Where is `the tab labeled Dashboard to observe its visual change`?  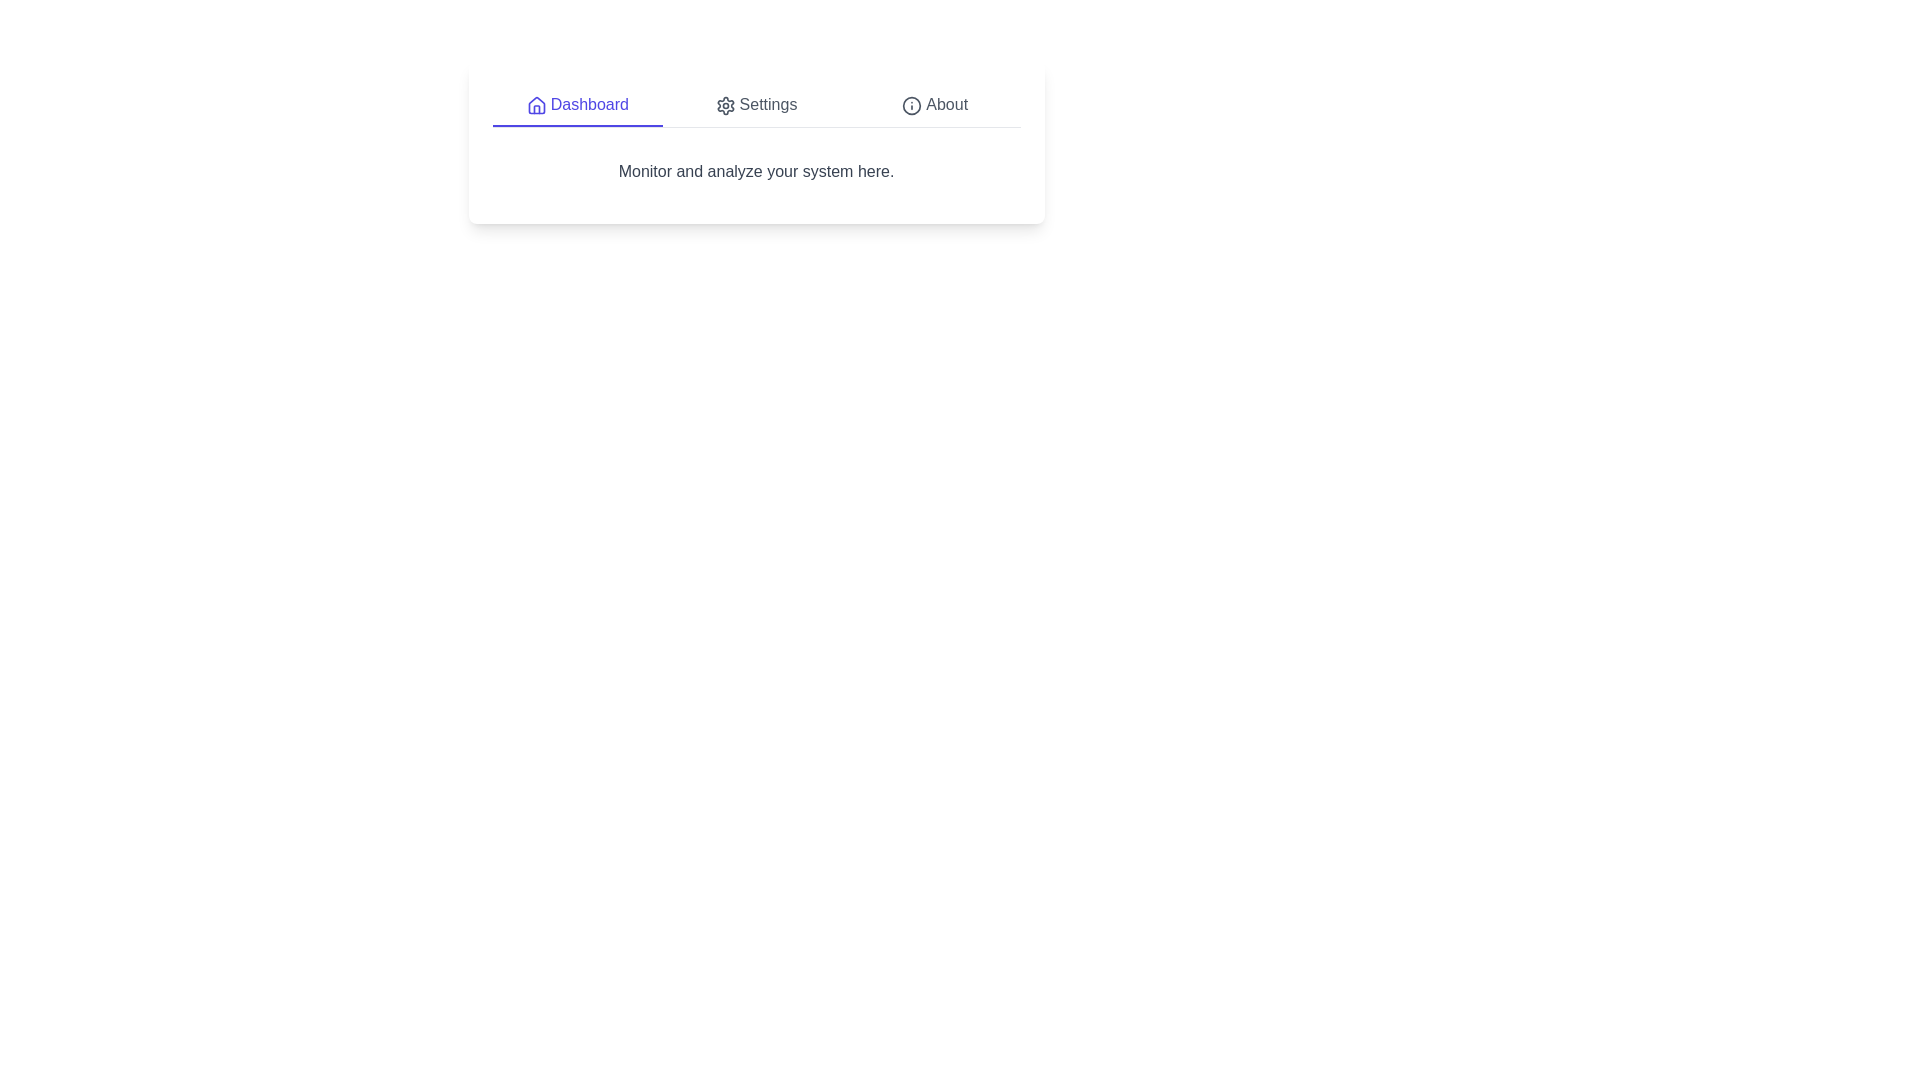 the tab labeled Dashboard to observe its visual change is located at coordinates (576, 105).